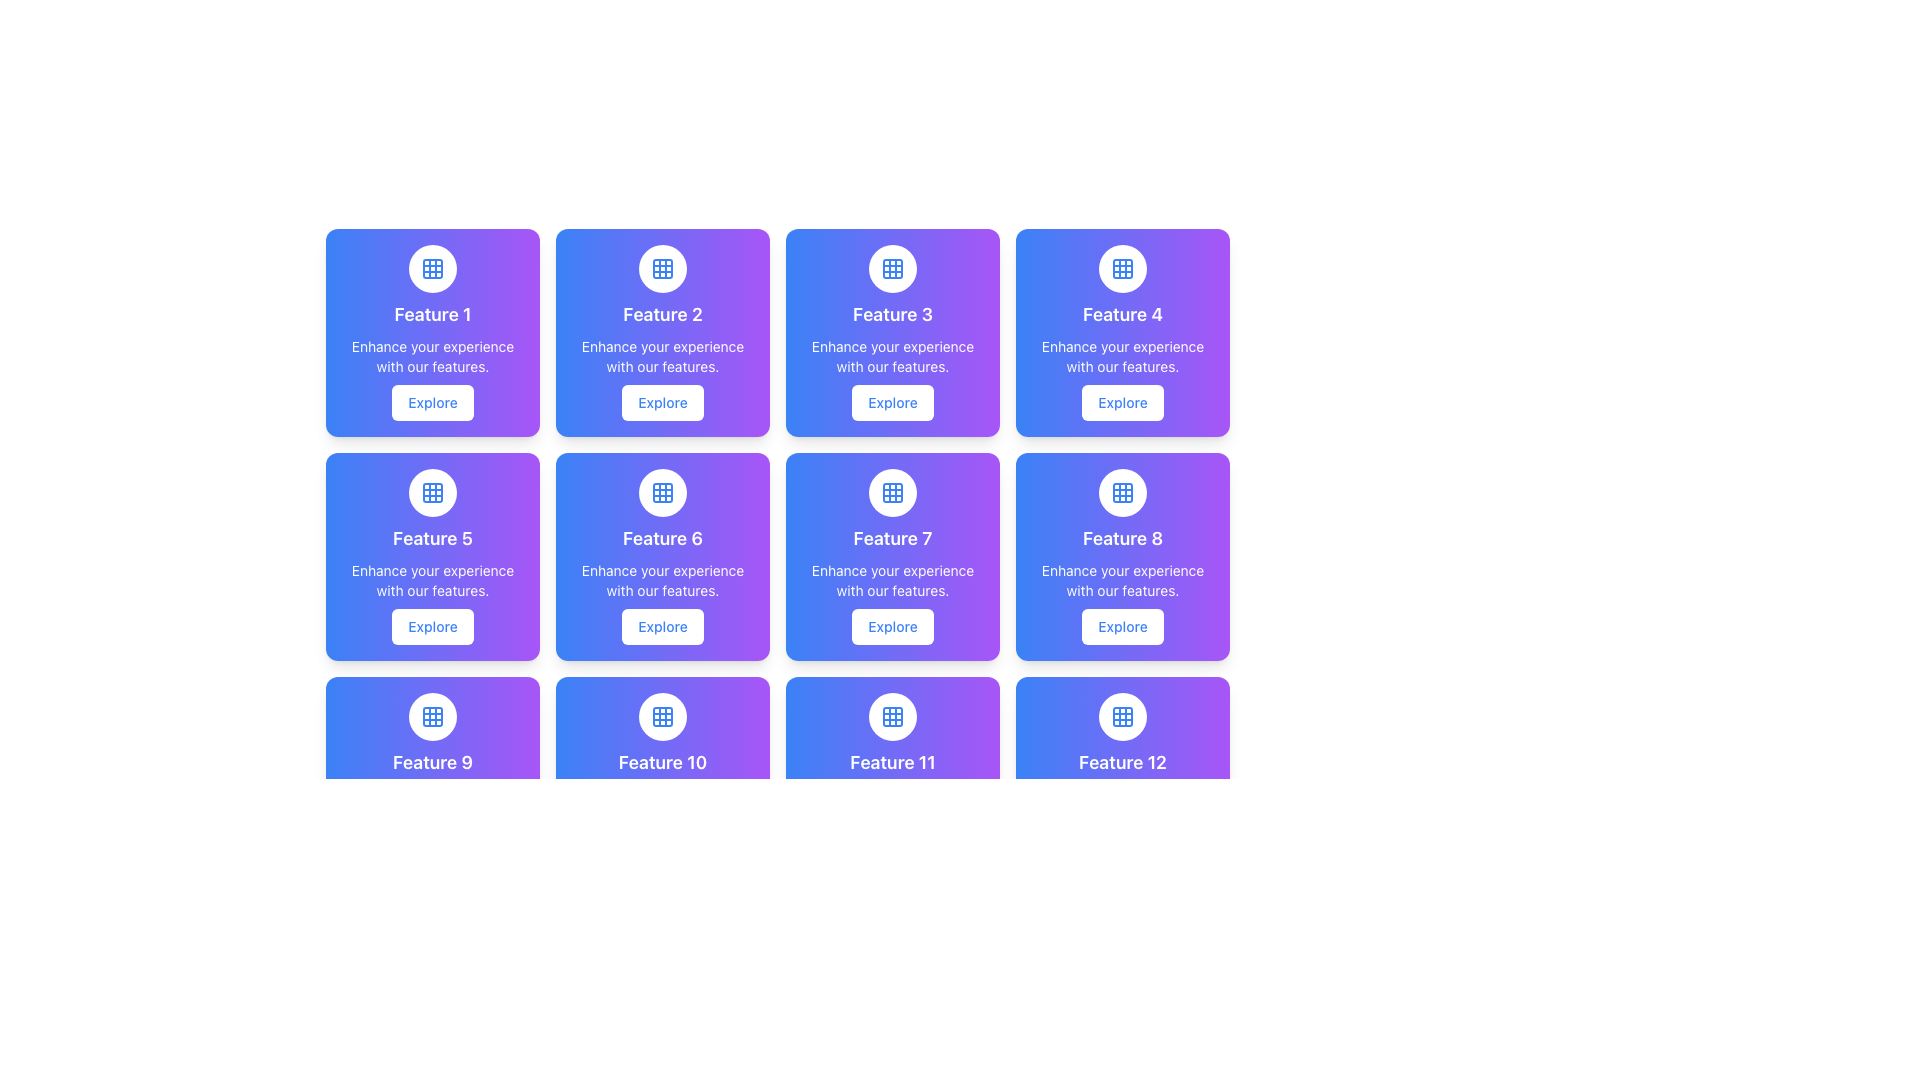 Image resolution: width=1920 pixels, height=1080 pixels. What do you see at coordinates (891, 402) in the screenshot?
I see `the 'Explore' button located in the 'Feature 3' card` at bounding box center [891, 402].